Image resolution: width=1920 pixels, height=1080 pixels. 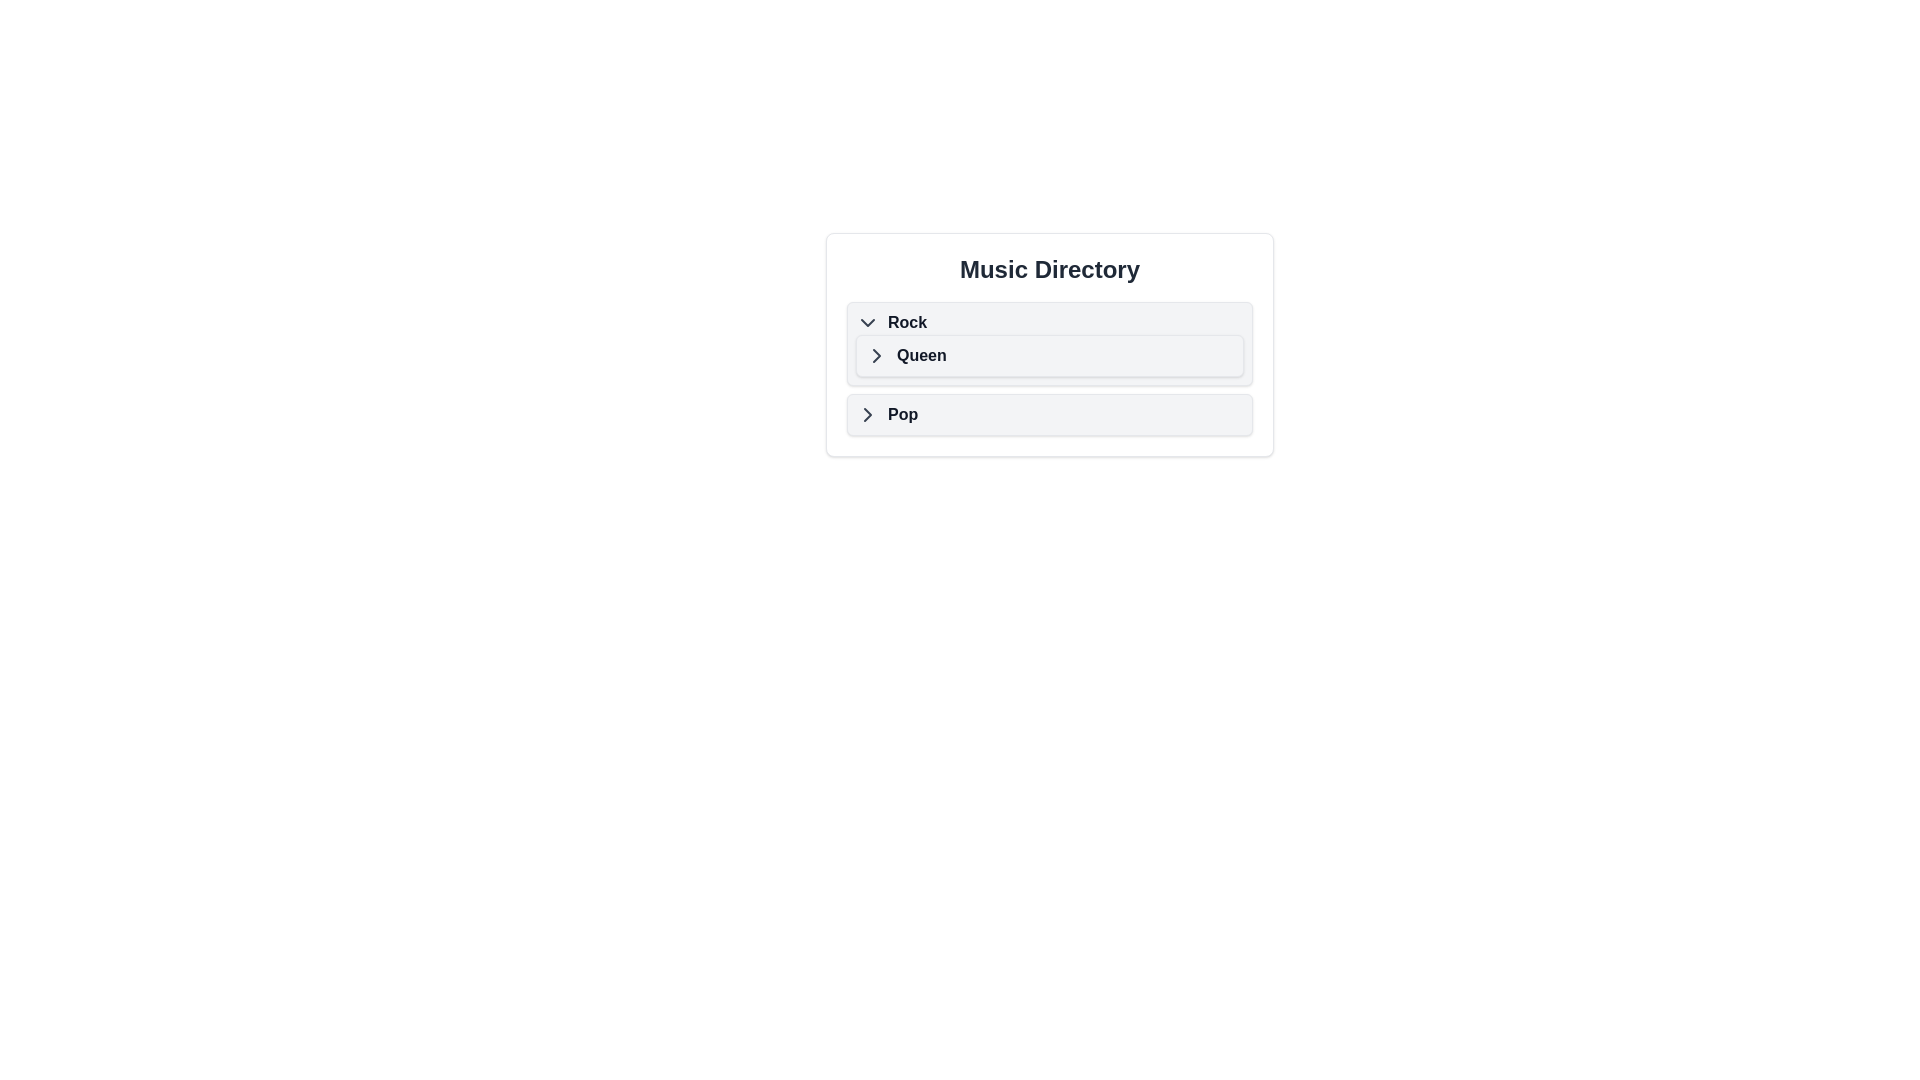 I want to click on the downward-facing chevron icon located to the left of the text 'Rock' for a visual cue, so click(x=868, y=322).